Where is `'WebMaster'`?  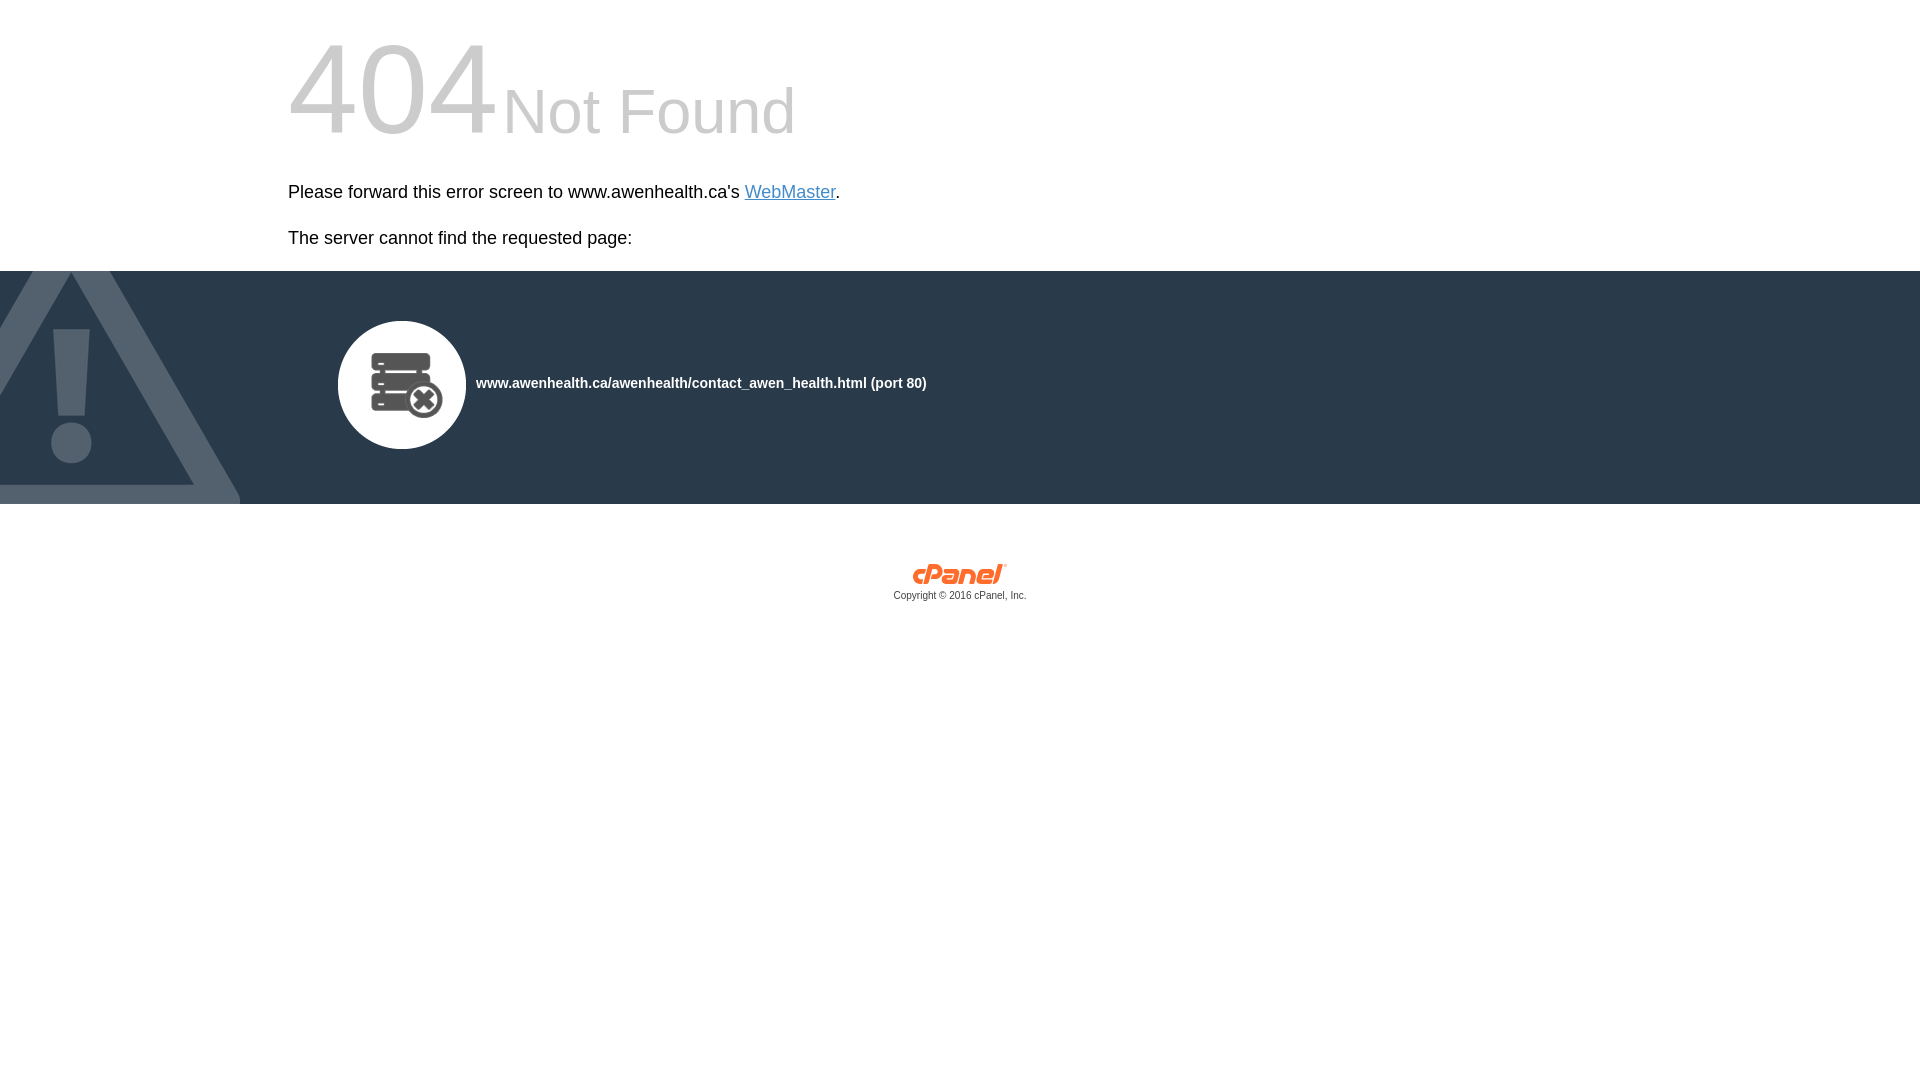
'WebMaster' is located at coordinates (743, 192).